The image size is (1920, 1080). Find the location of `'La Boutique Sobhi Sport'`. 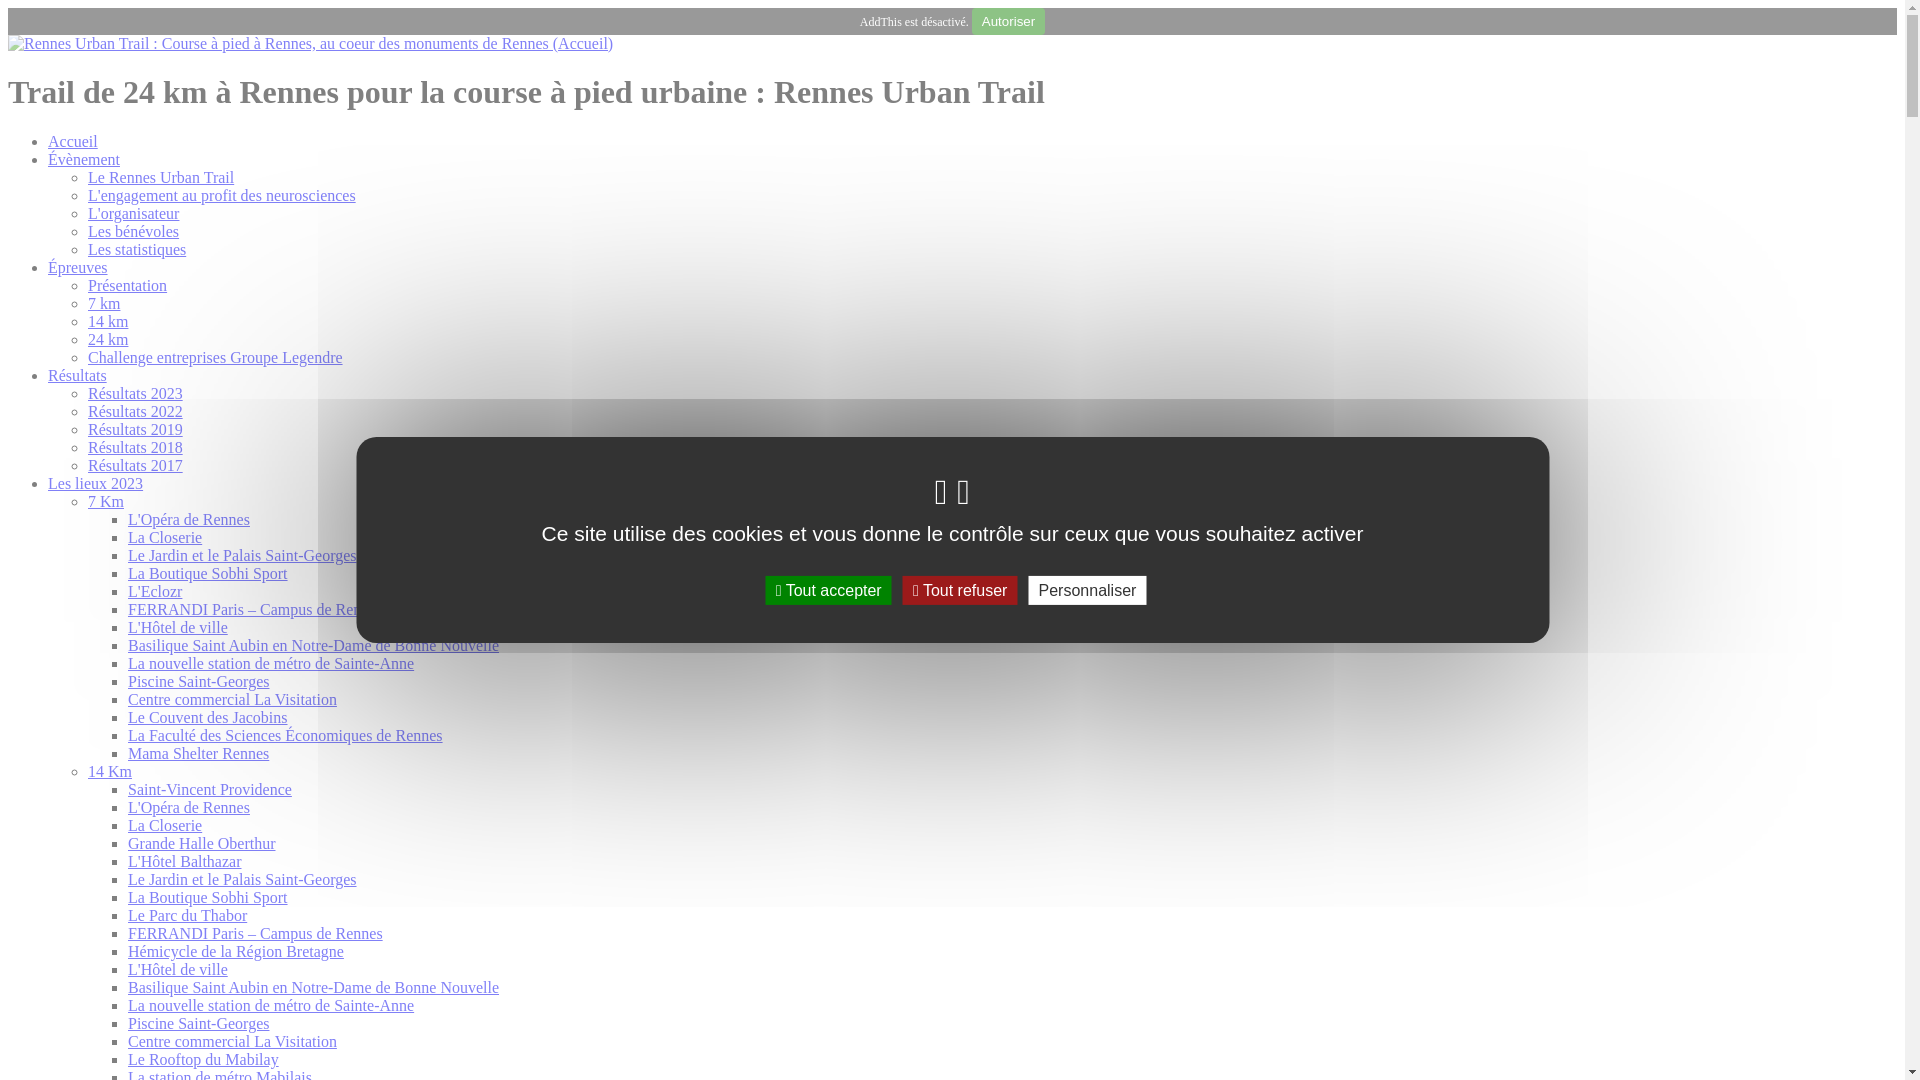

'La Boutique Sobhi Sport' is located at coordinates (207, 896).